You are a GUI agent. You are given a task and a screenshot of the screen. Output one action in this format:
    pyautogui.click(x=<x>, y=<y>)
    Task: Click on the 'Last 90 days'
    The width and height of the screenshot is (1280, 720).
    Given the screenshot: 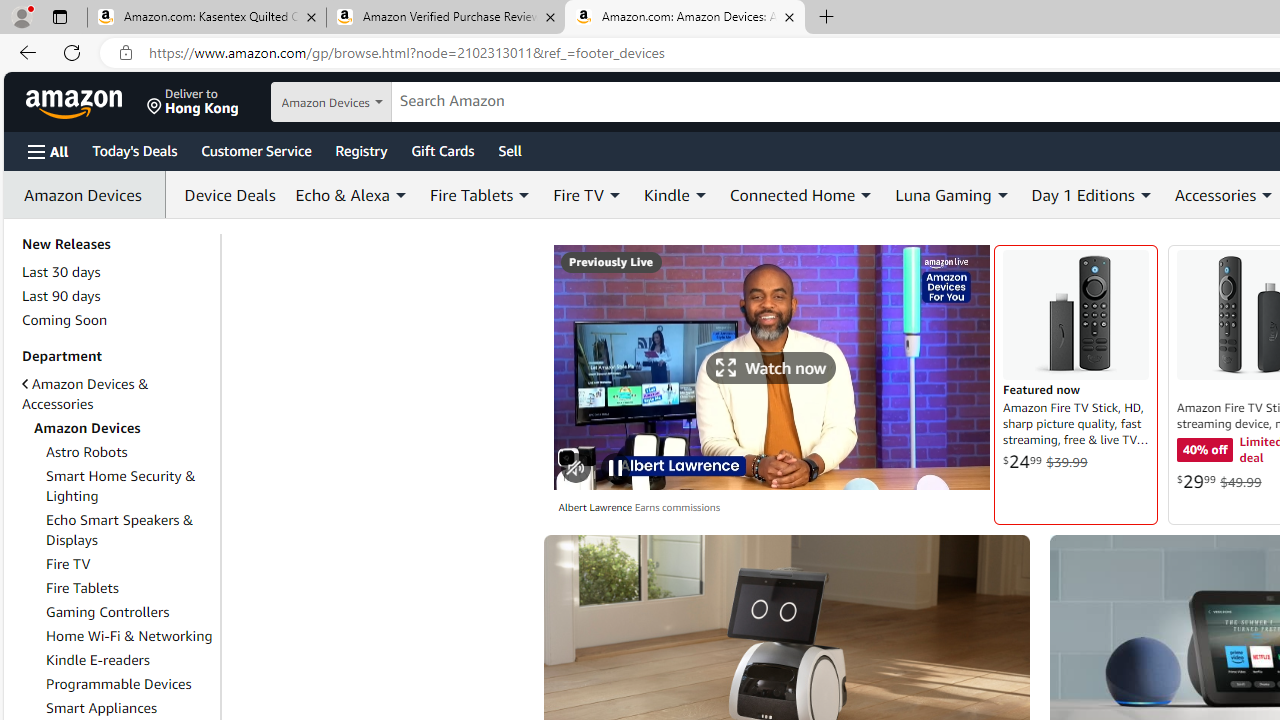 What is the action you would take?
    pyautogui.click(x=61, y=296)
    